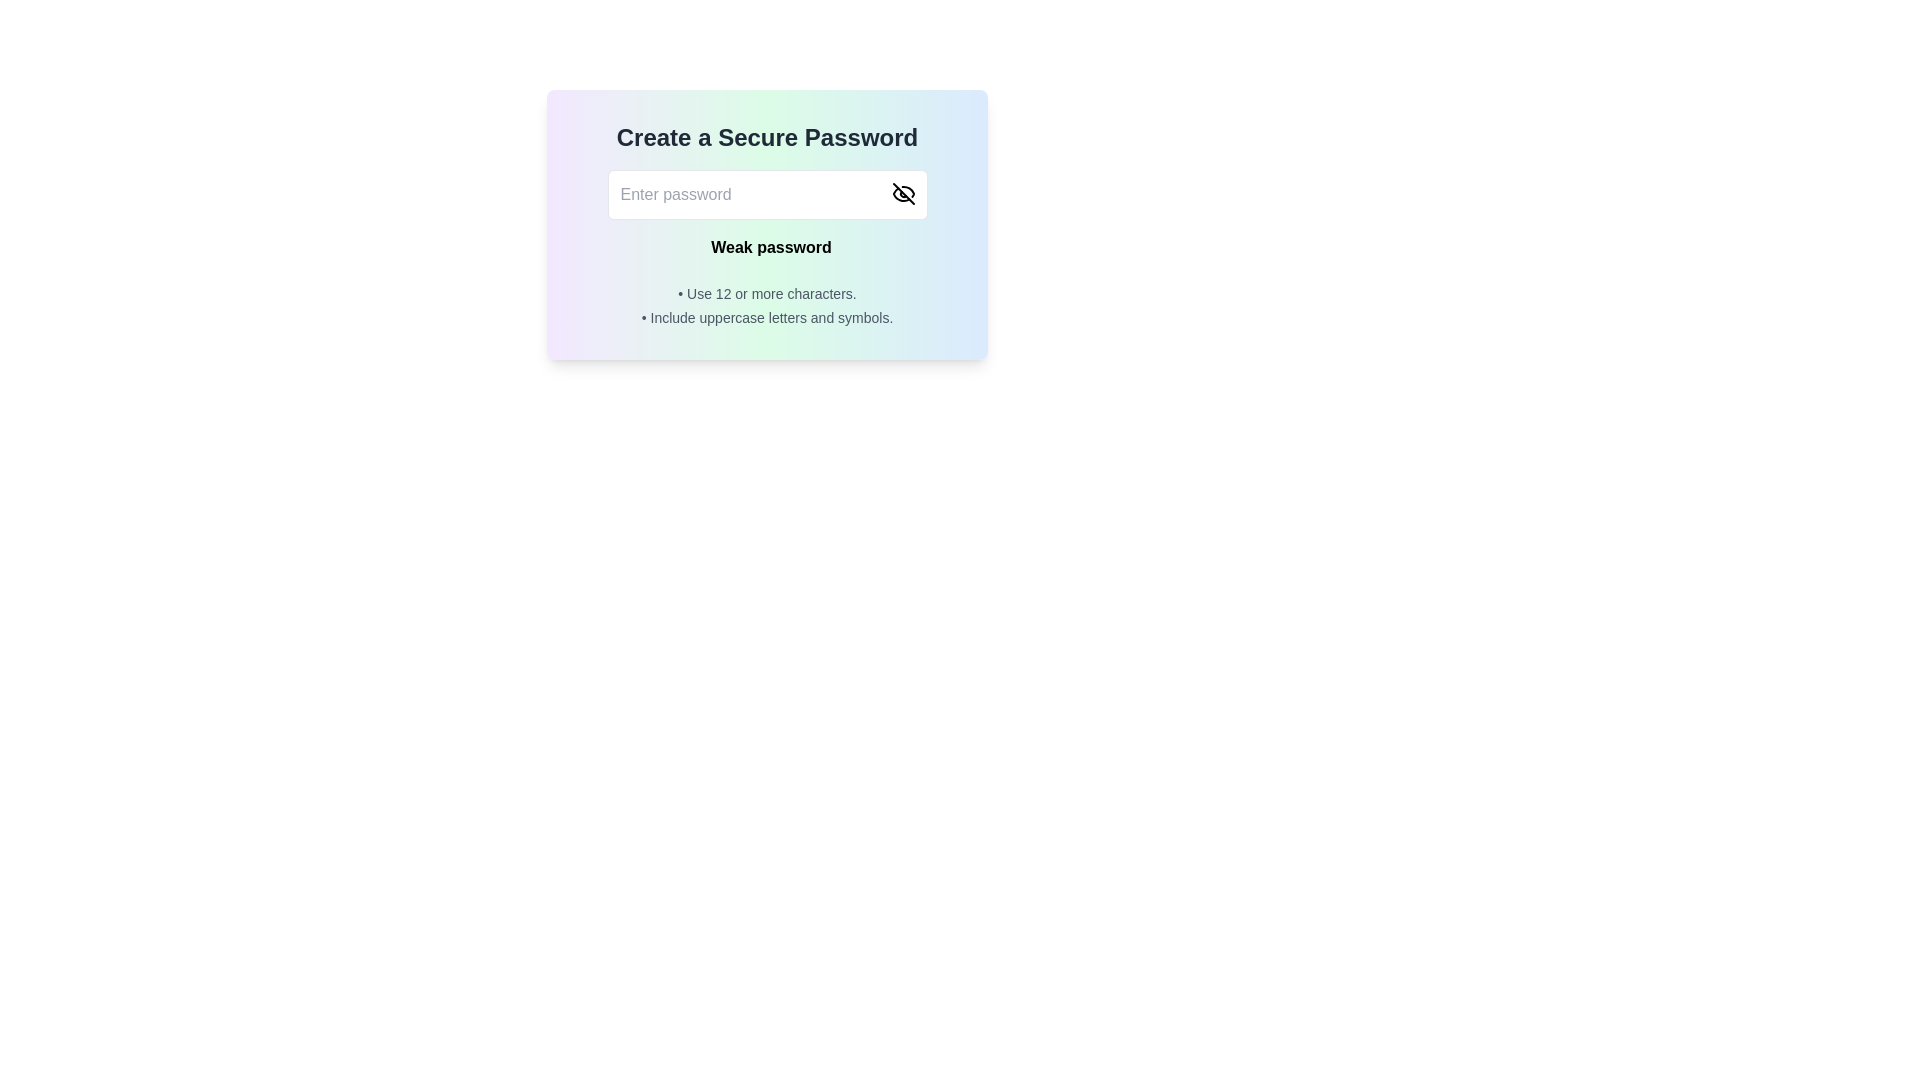 The width and height of the screenshot is (1920, 1080). I want to click on text element that states 'Use 12 or more characters.' positioned as the first bullet point in the password requirements guidelines, so click(766, 293).